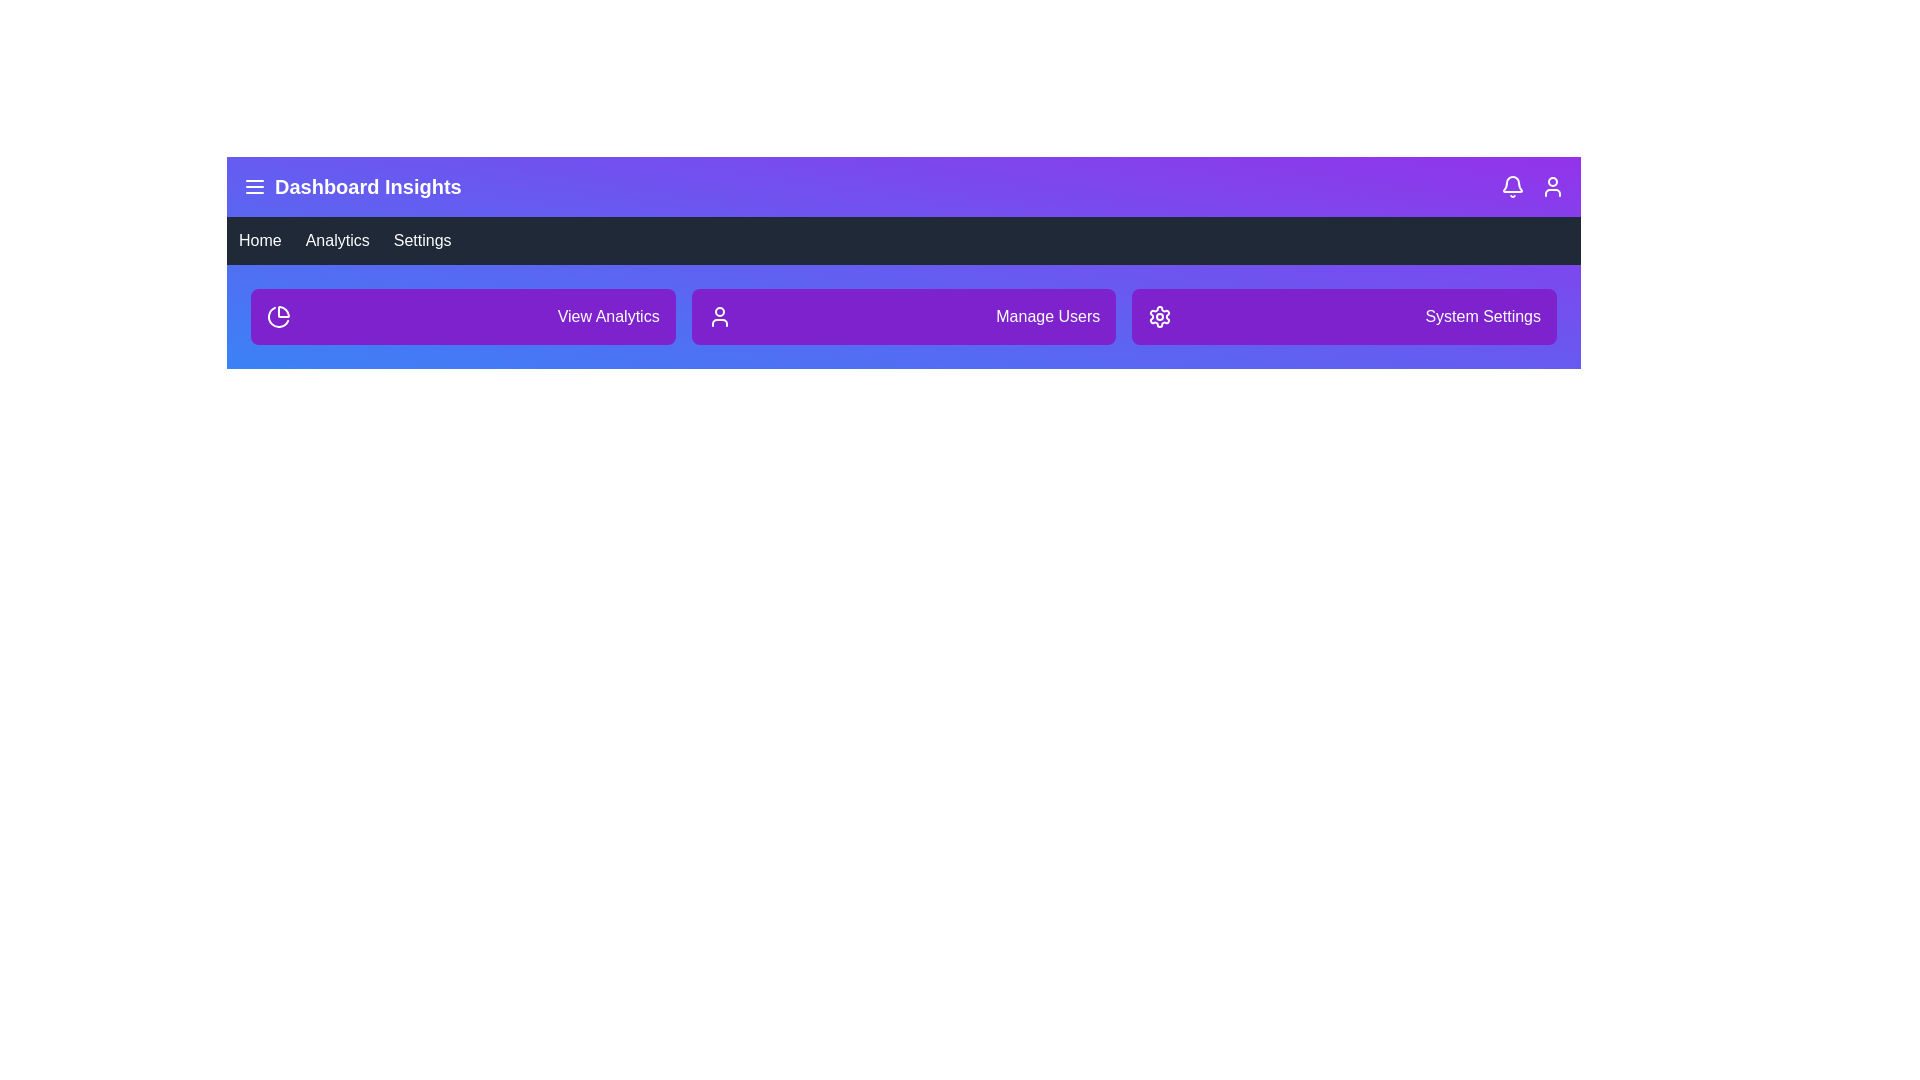  I want to click on the menu button to toggle the sidebar visibility, so click(253, 186).